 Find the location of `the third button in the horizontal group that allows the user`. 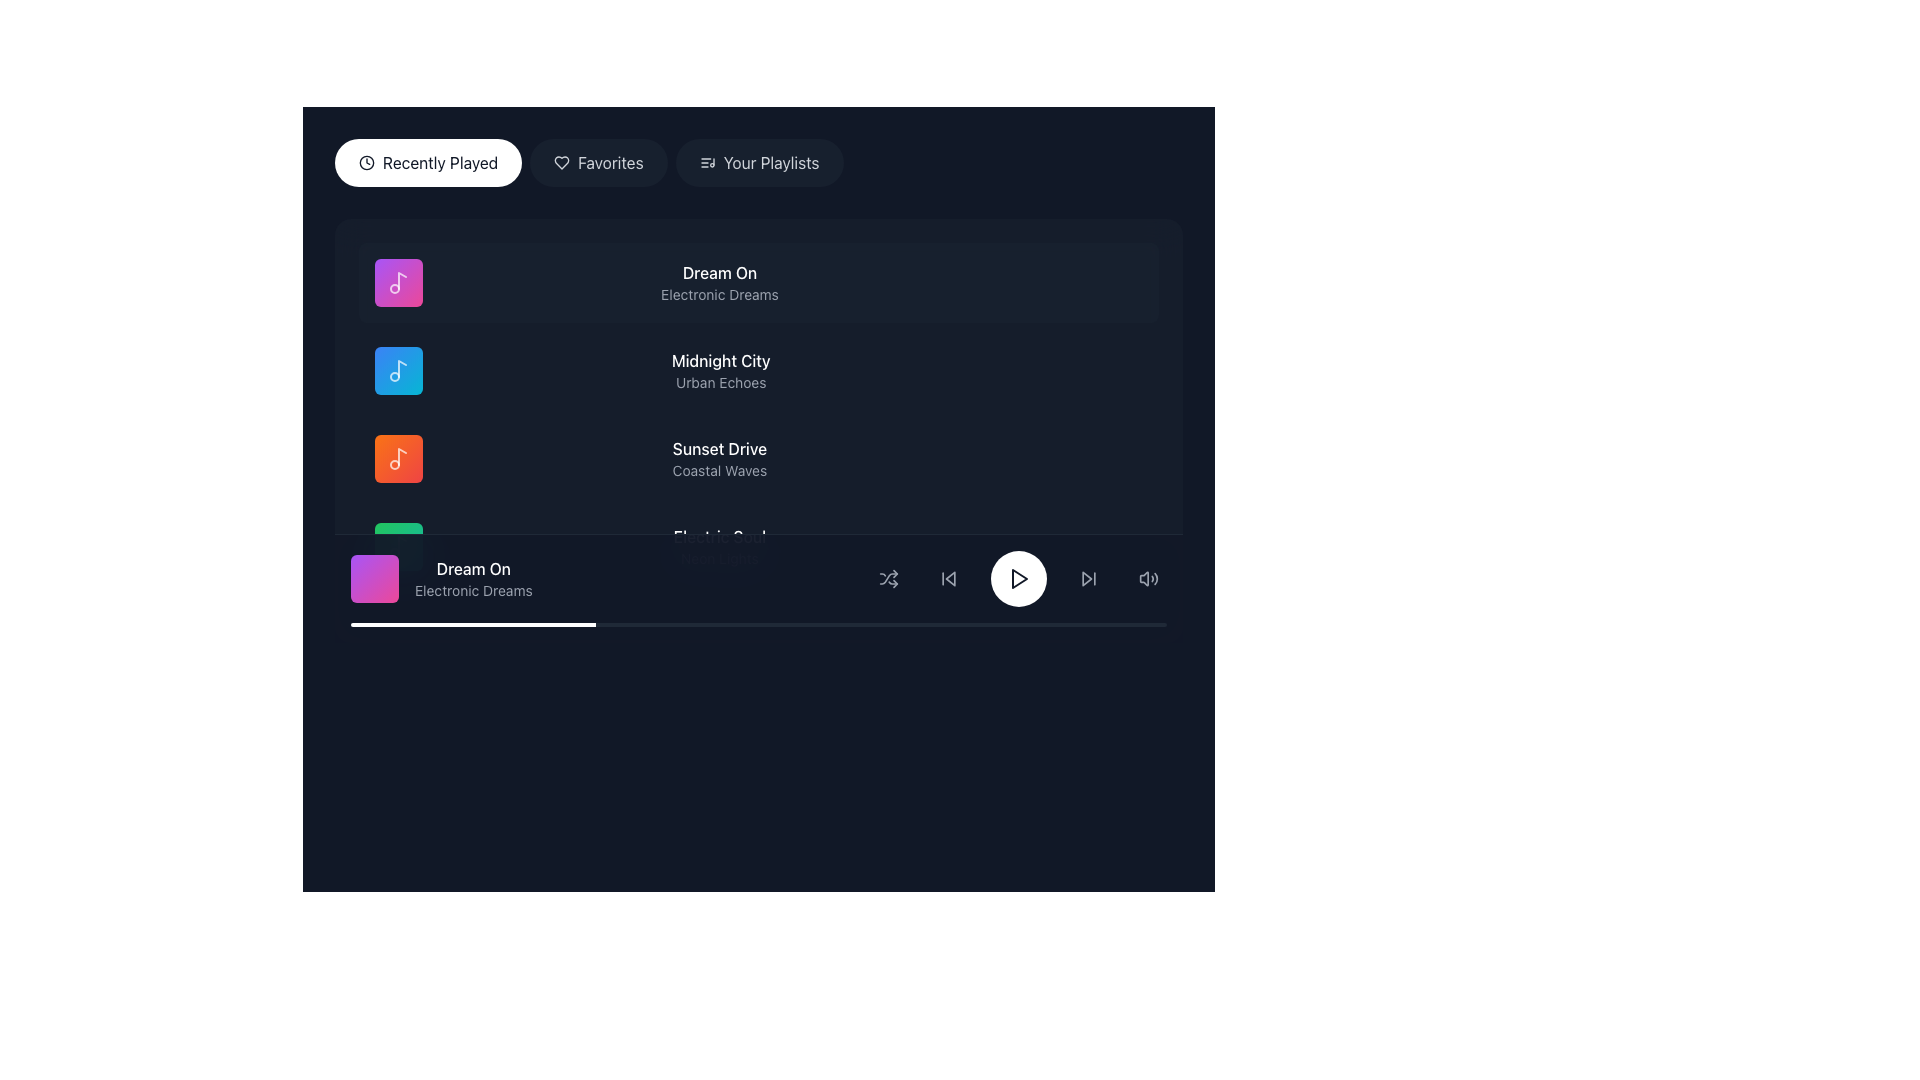

the third button in the horizontal group that allows the user is located at coordinates (758, 161).